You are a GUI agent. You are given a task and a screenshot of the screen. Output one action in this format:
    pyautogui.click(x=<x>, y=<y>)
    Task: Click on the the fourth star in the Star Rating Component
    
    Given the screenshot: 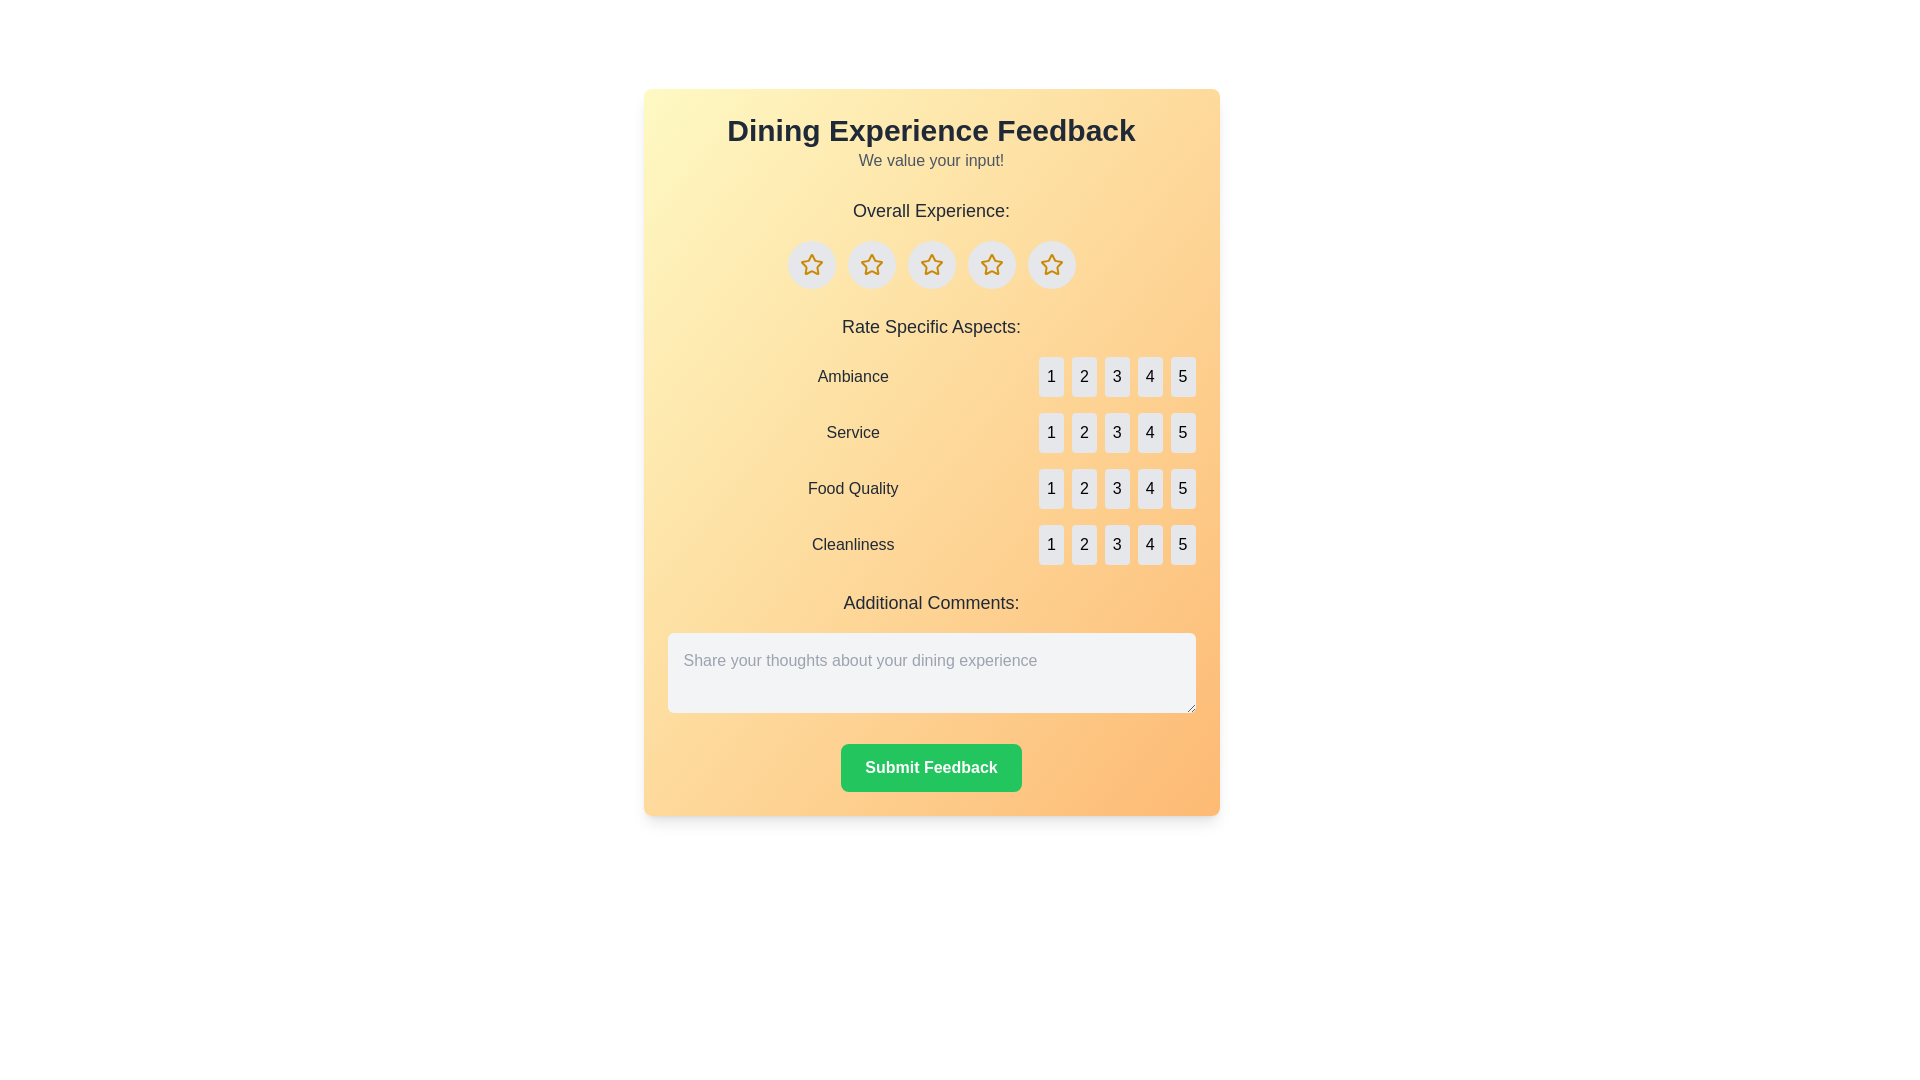 What is the action you would take?
    pyautogui.click(x=1050, y=263)
    